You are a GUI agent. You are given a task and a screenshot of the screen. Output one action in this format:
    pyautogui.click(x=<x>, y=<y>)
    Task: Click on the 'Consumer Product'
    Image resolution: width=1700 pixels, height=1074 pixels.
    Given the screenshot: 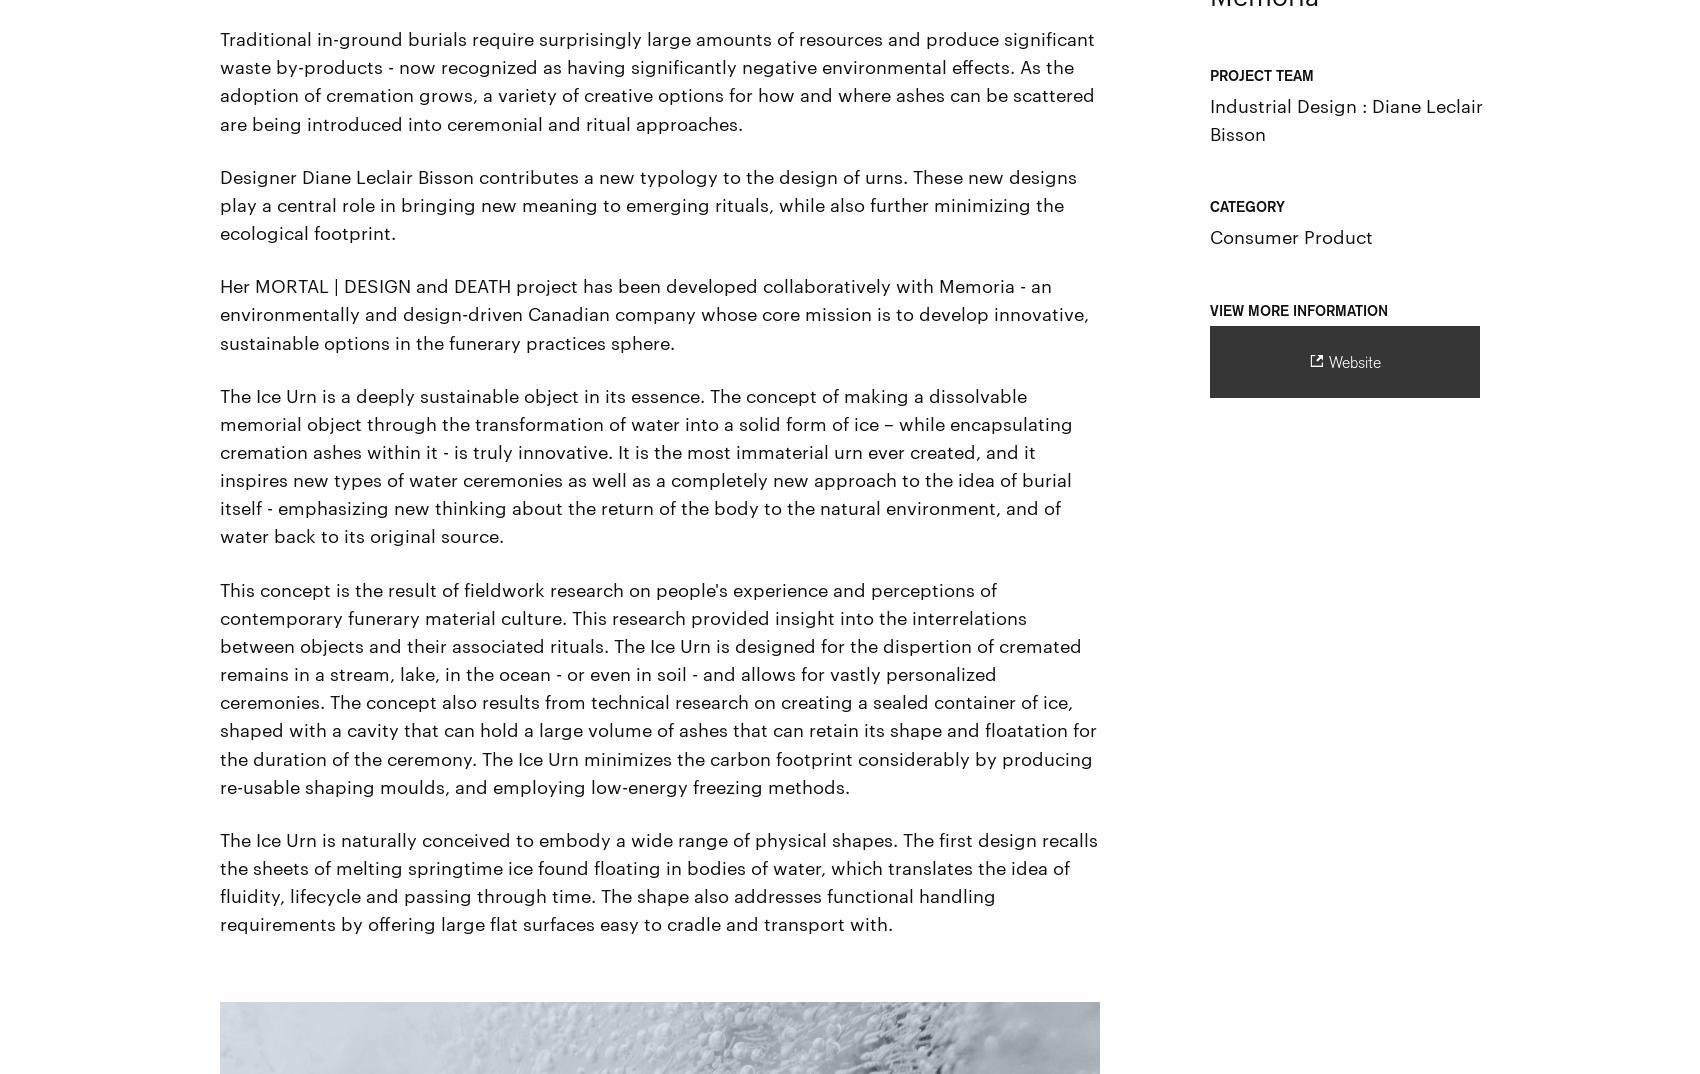 What is the action you would take?
    pyautogui.click(x=1291, y=234)
    